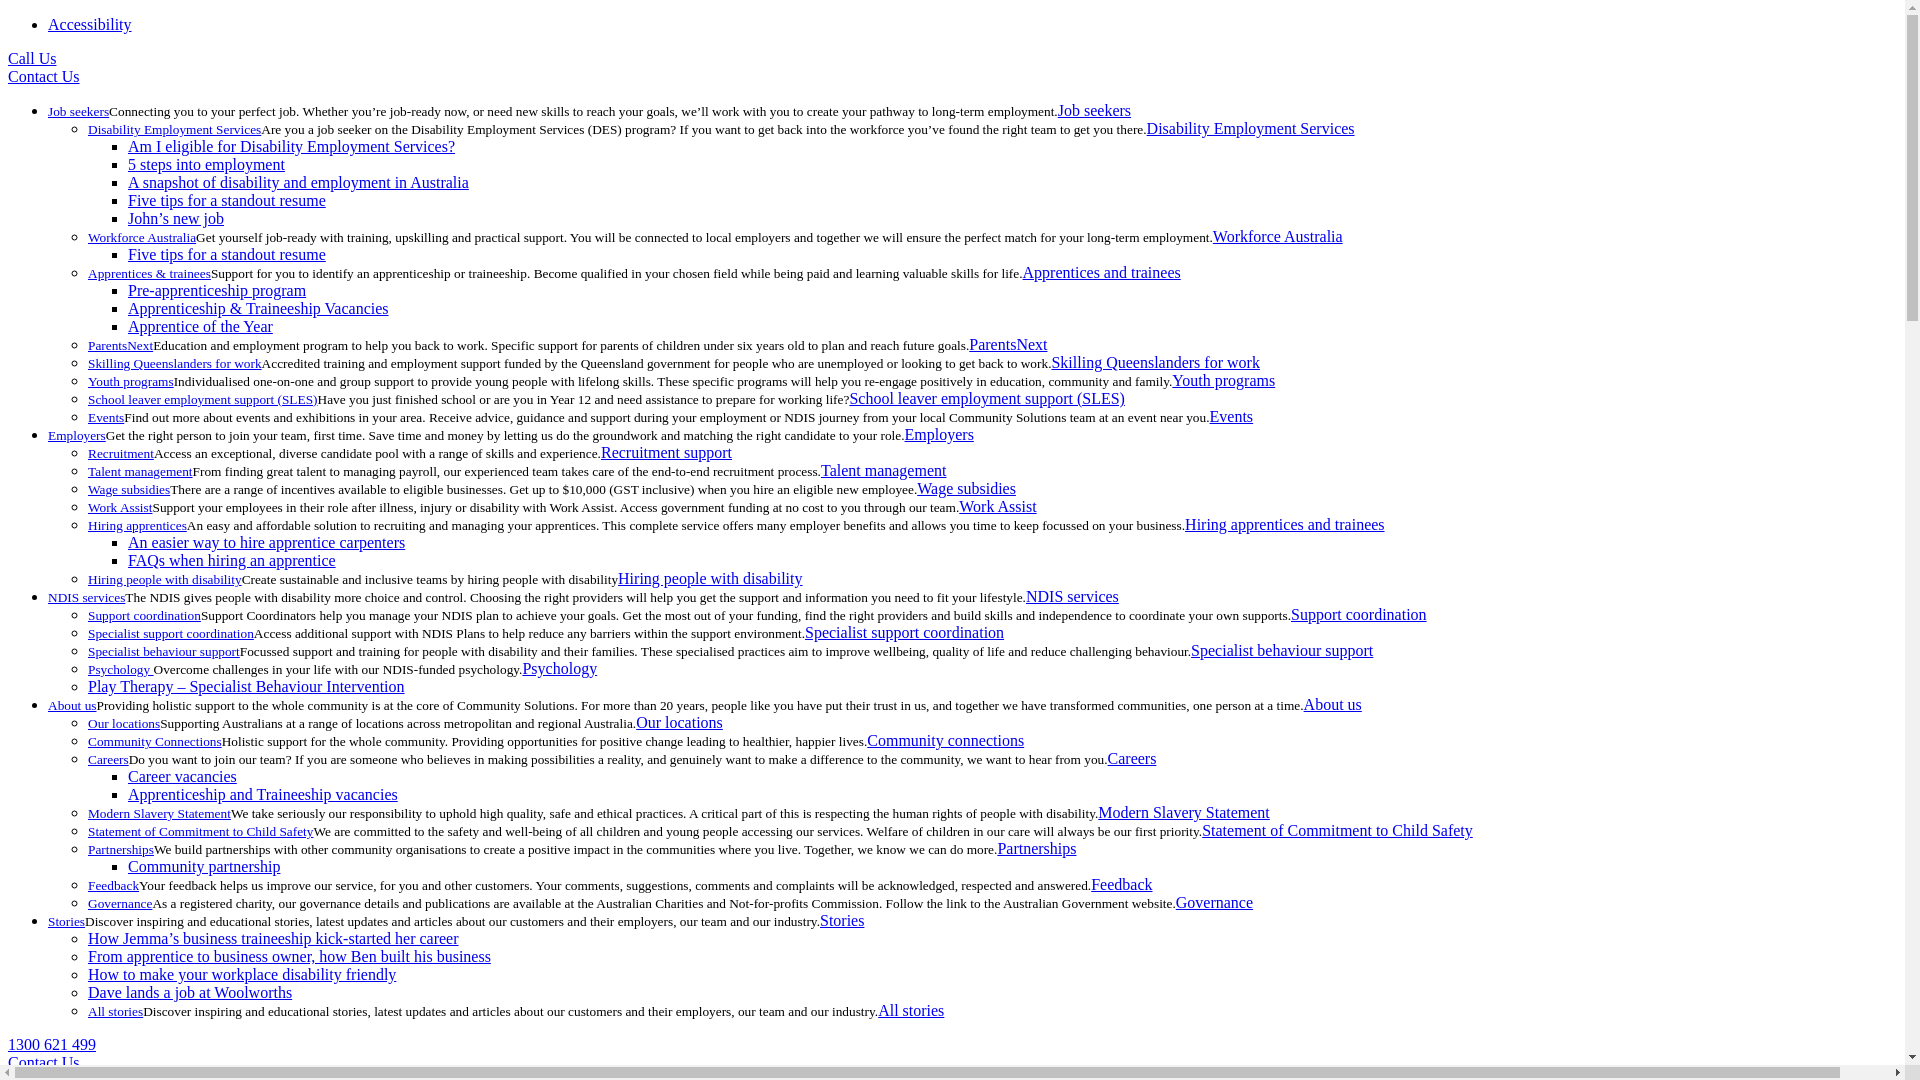 The height and width of the screenshot is (1080, 1920). What do you see at coordinates (148, 273) in the screenshot?
I see `'Apprentices & trainees'` at bounding box center [148, 273].